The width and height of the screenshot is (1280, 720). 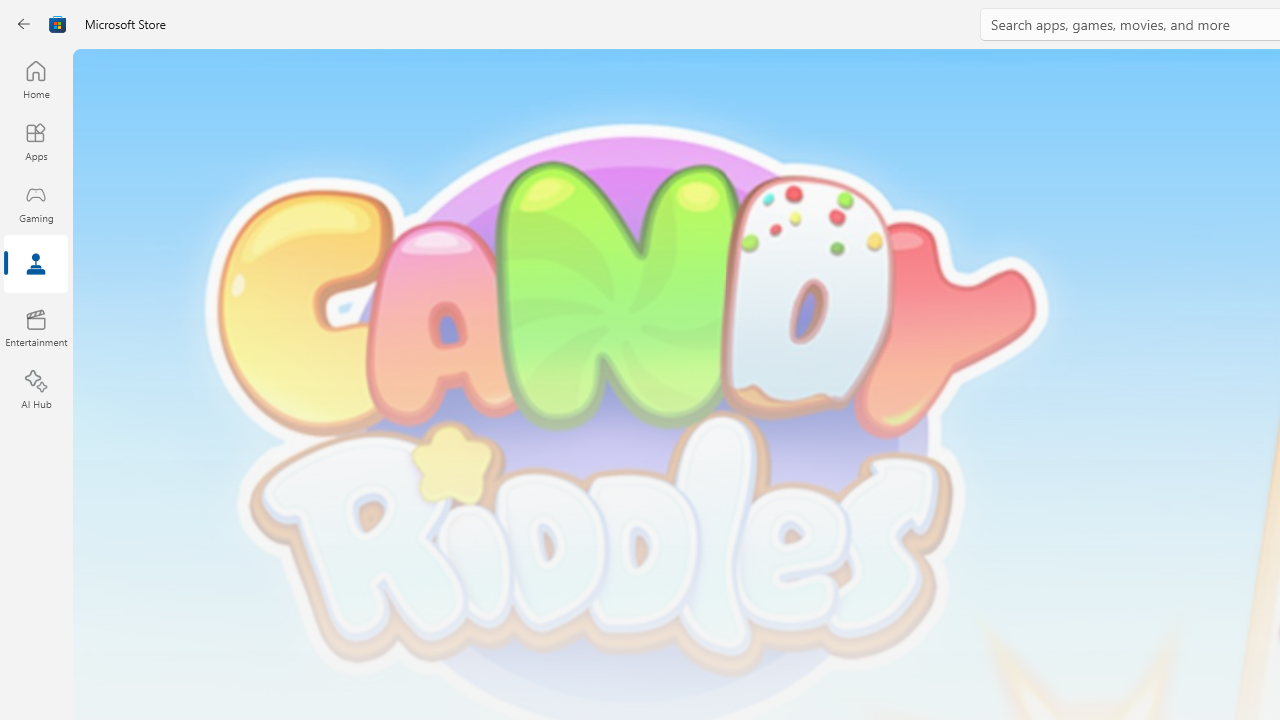 I want to click on 'Class: Image', so click(x=58, y=24).